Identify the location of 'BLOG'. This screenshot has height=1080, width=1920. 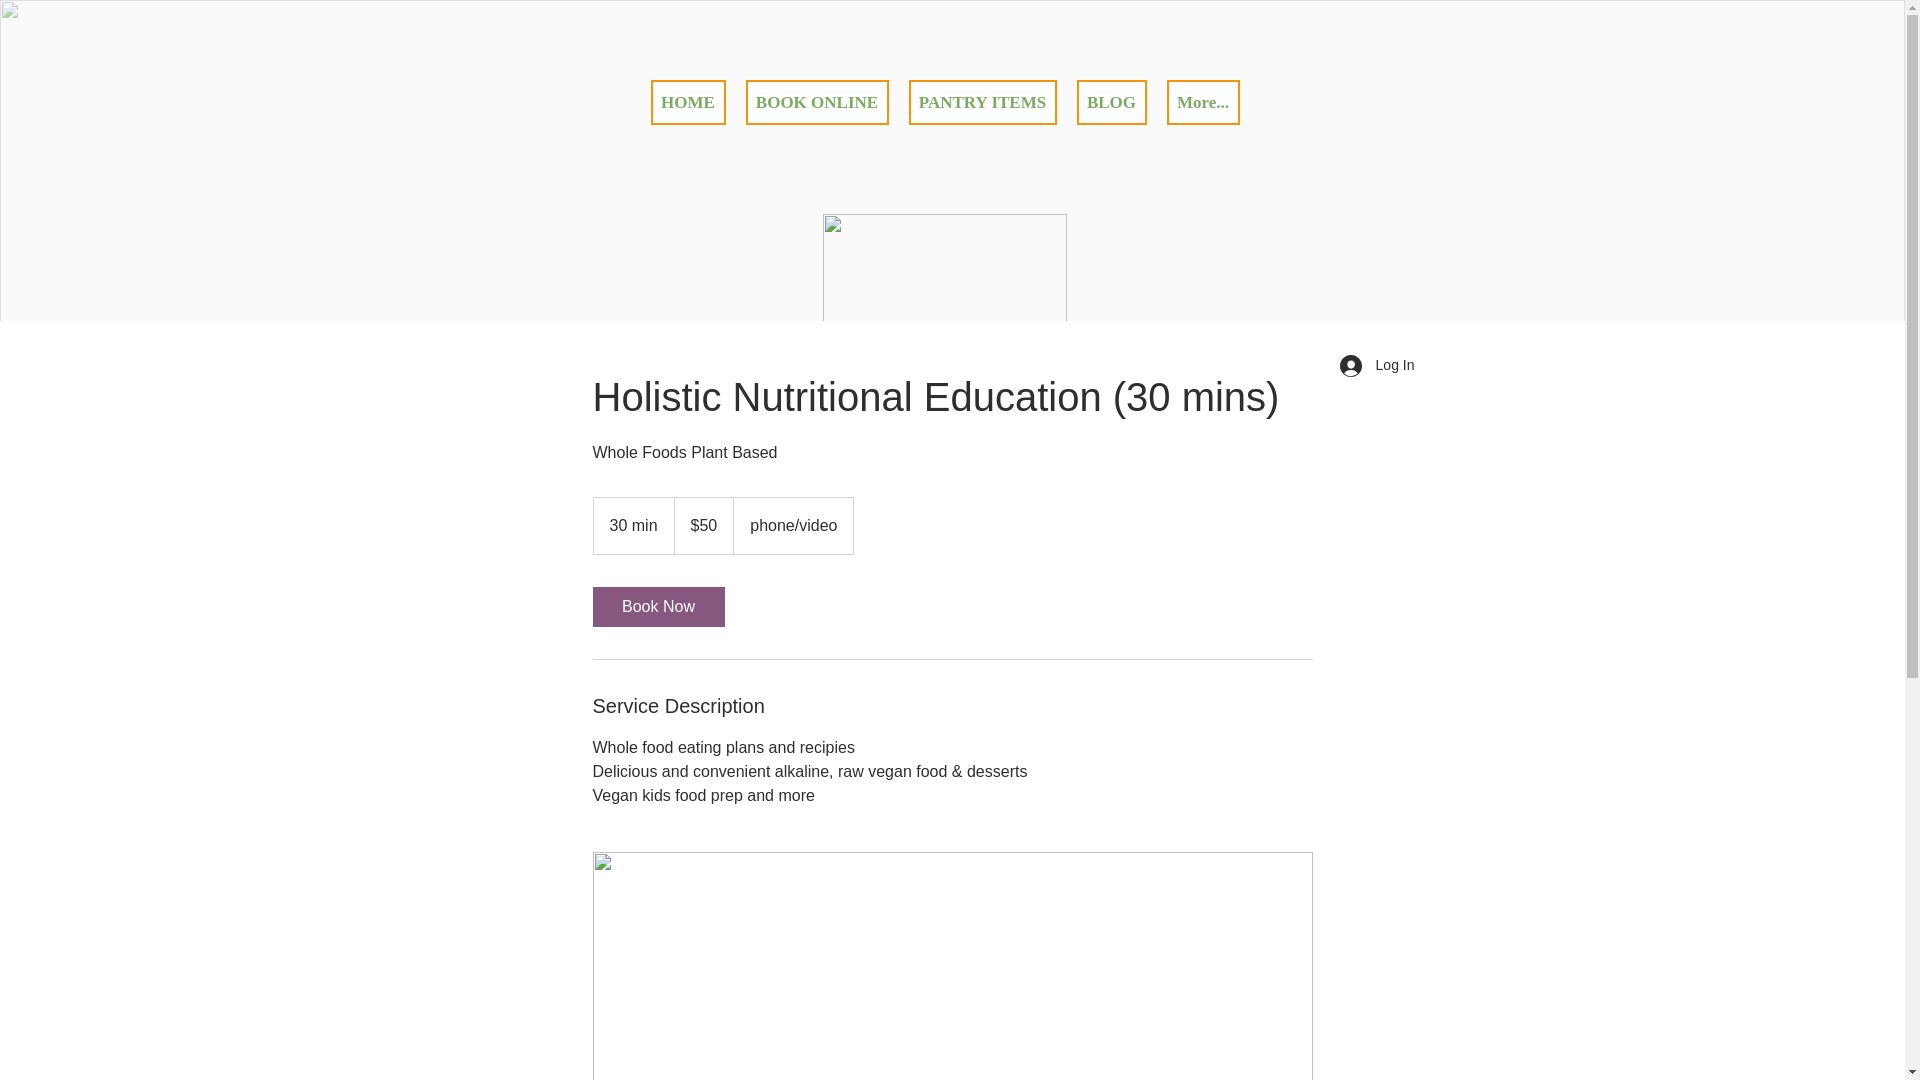
(1074, 102).